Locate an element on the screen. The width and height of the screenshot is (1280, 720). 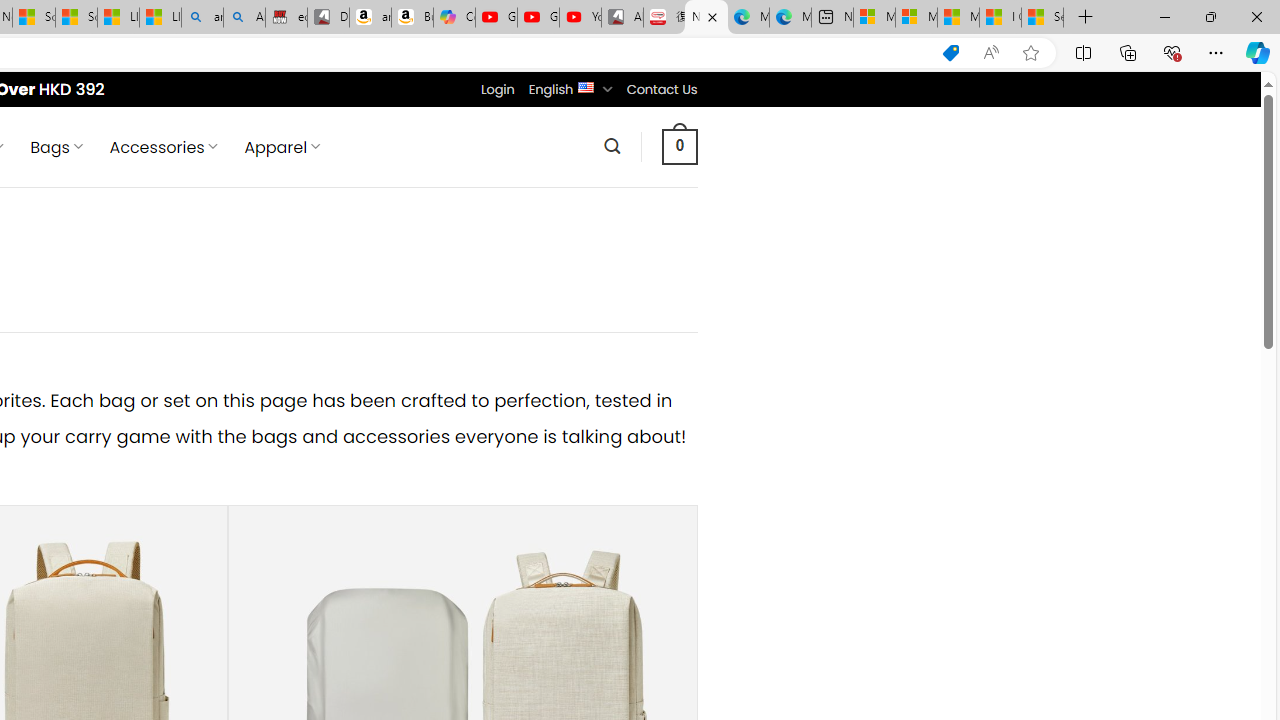
'amazon.in/dp/B0CX59H5W7/?tag=gsmcom05-21' is located at coordinates (369, 17).